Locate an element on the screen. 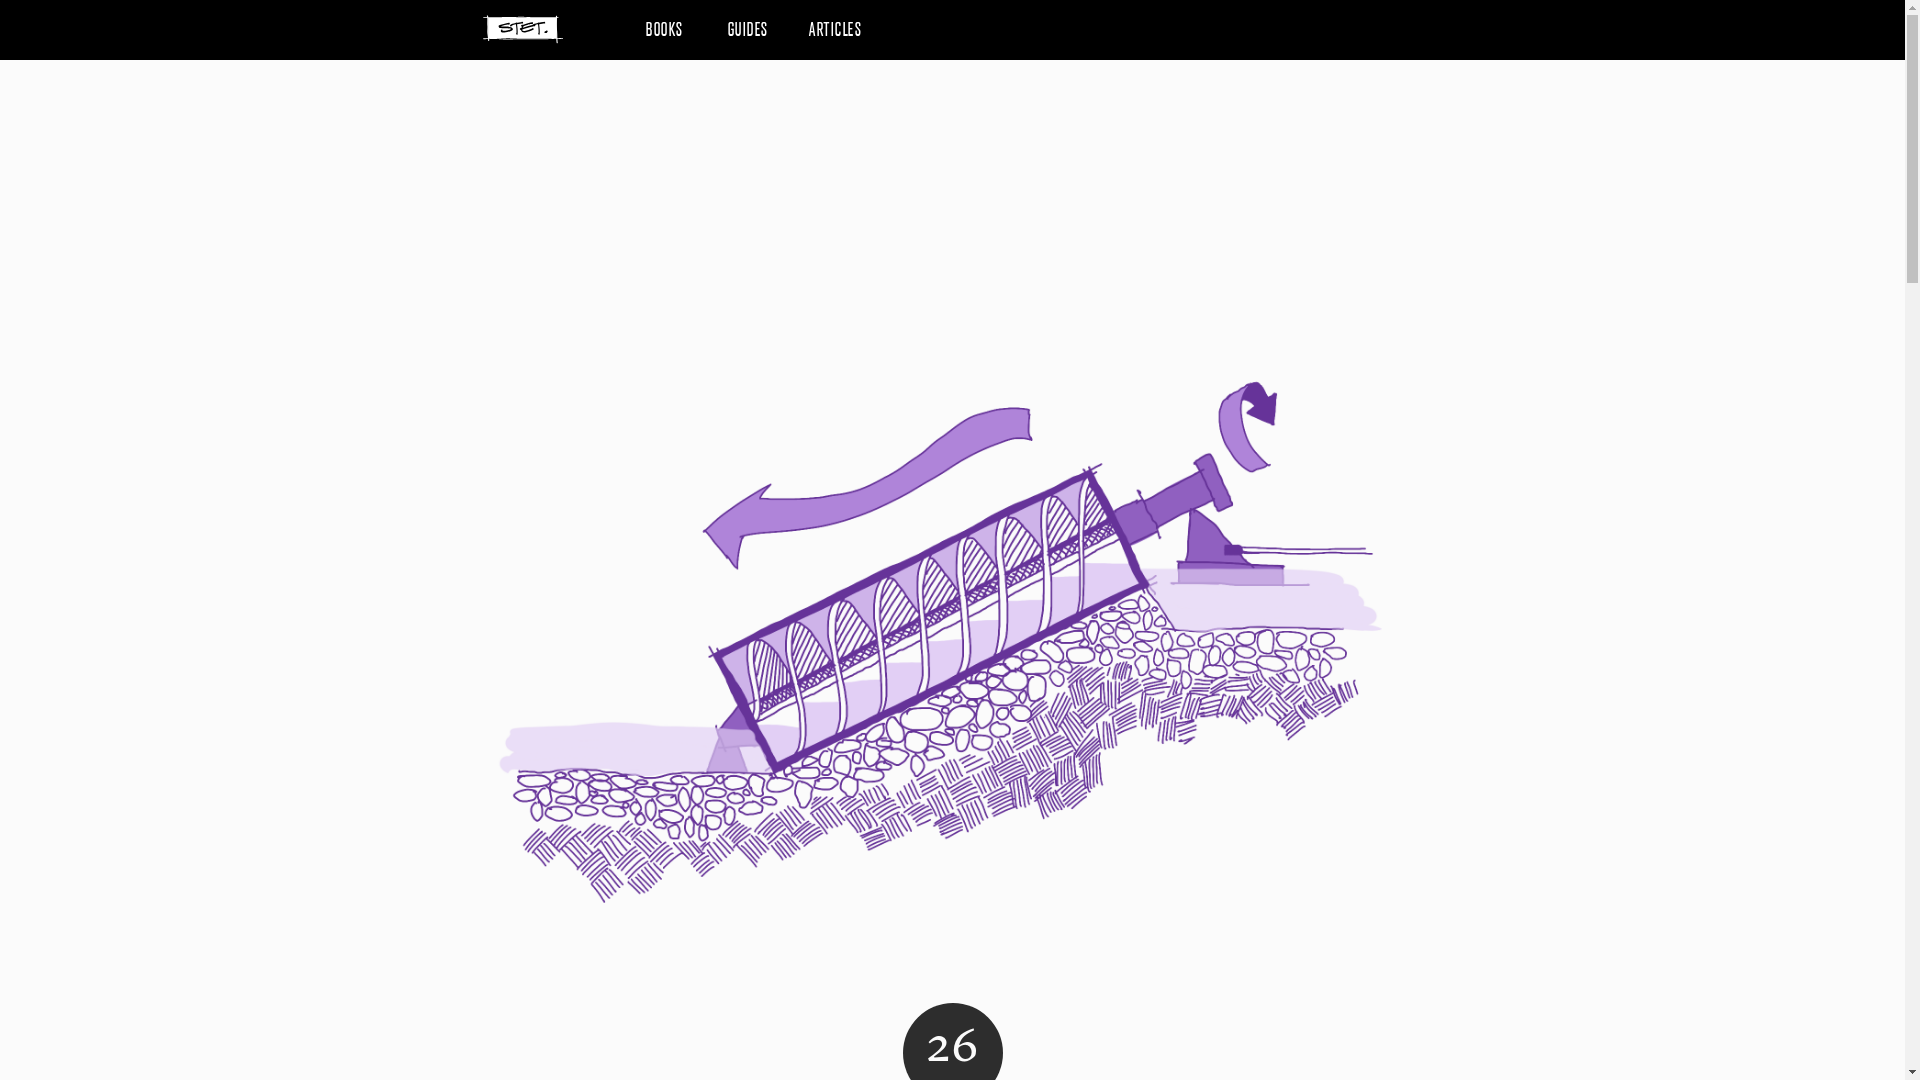  'GUIDES' is located at coordinates (746, 28).